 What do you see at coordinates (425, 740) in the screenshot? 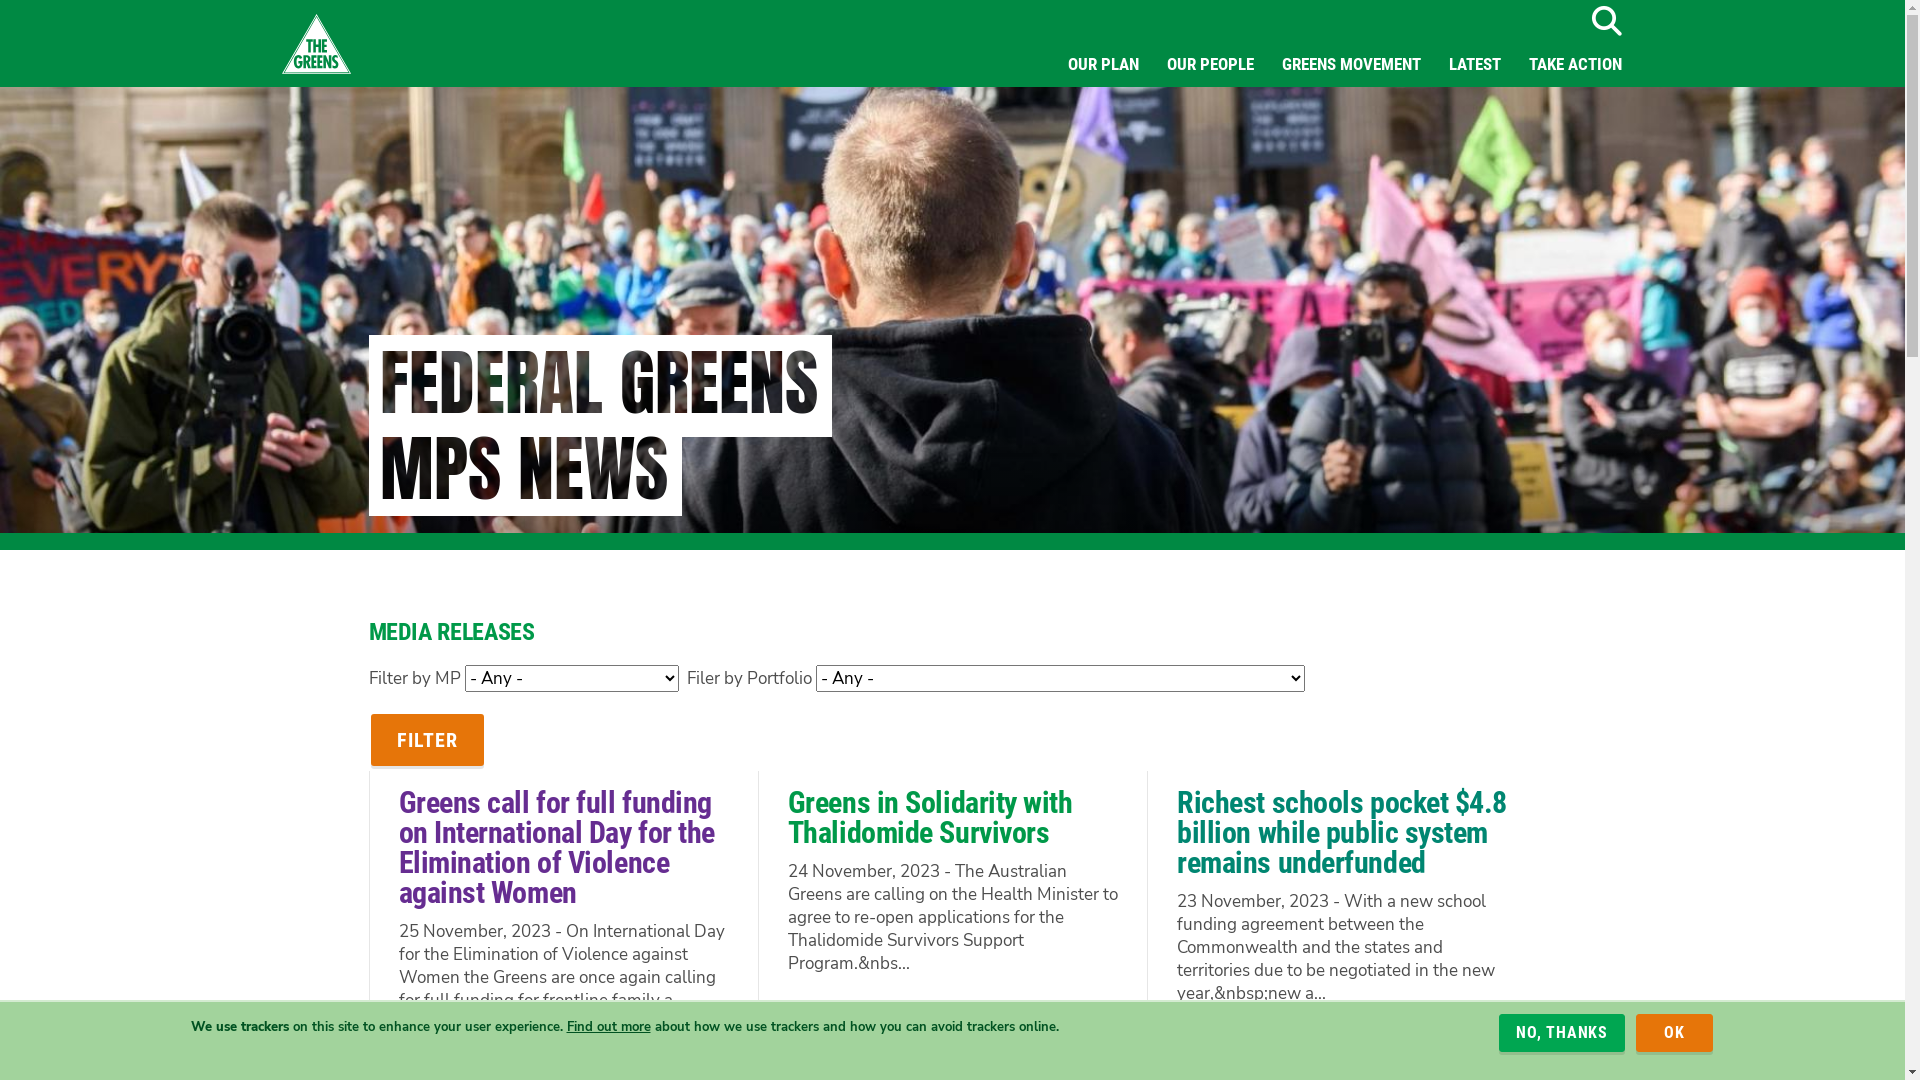
I see `'Filter'` at bounding box center [425, 740].